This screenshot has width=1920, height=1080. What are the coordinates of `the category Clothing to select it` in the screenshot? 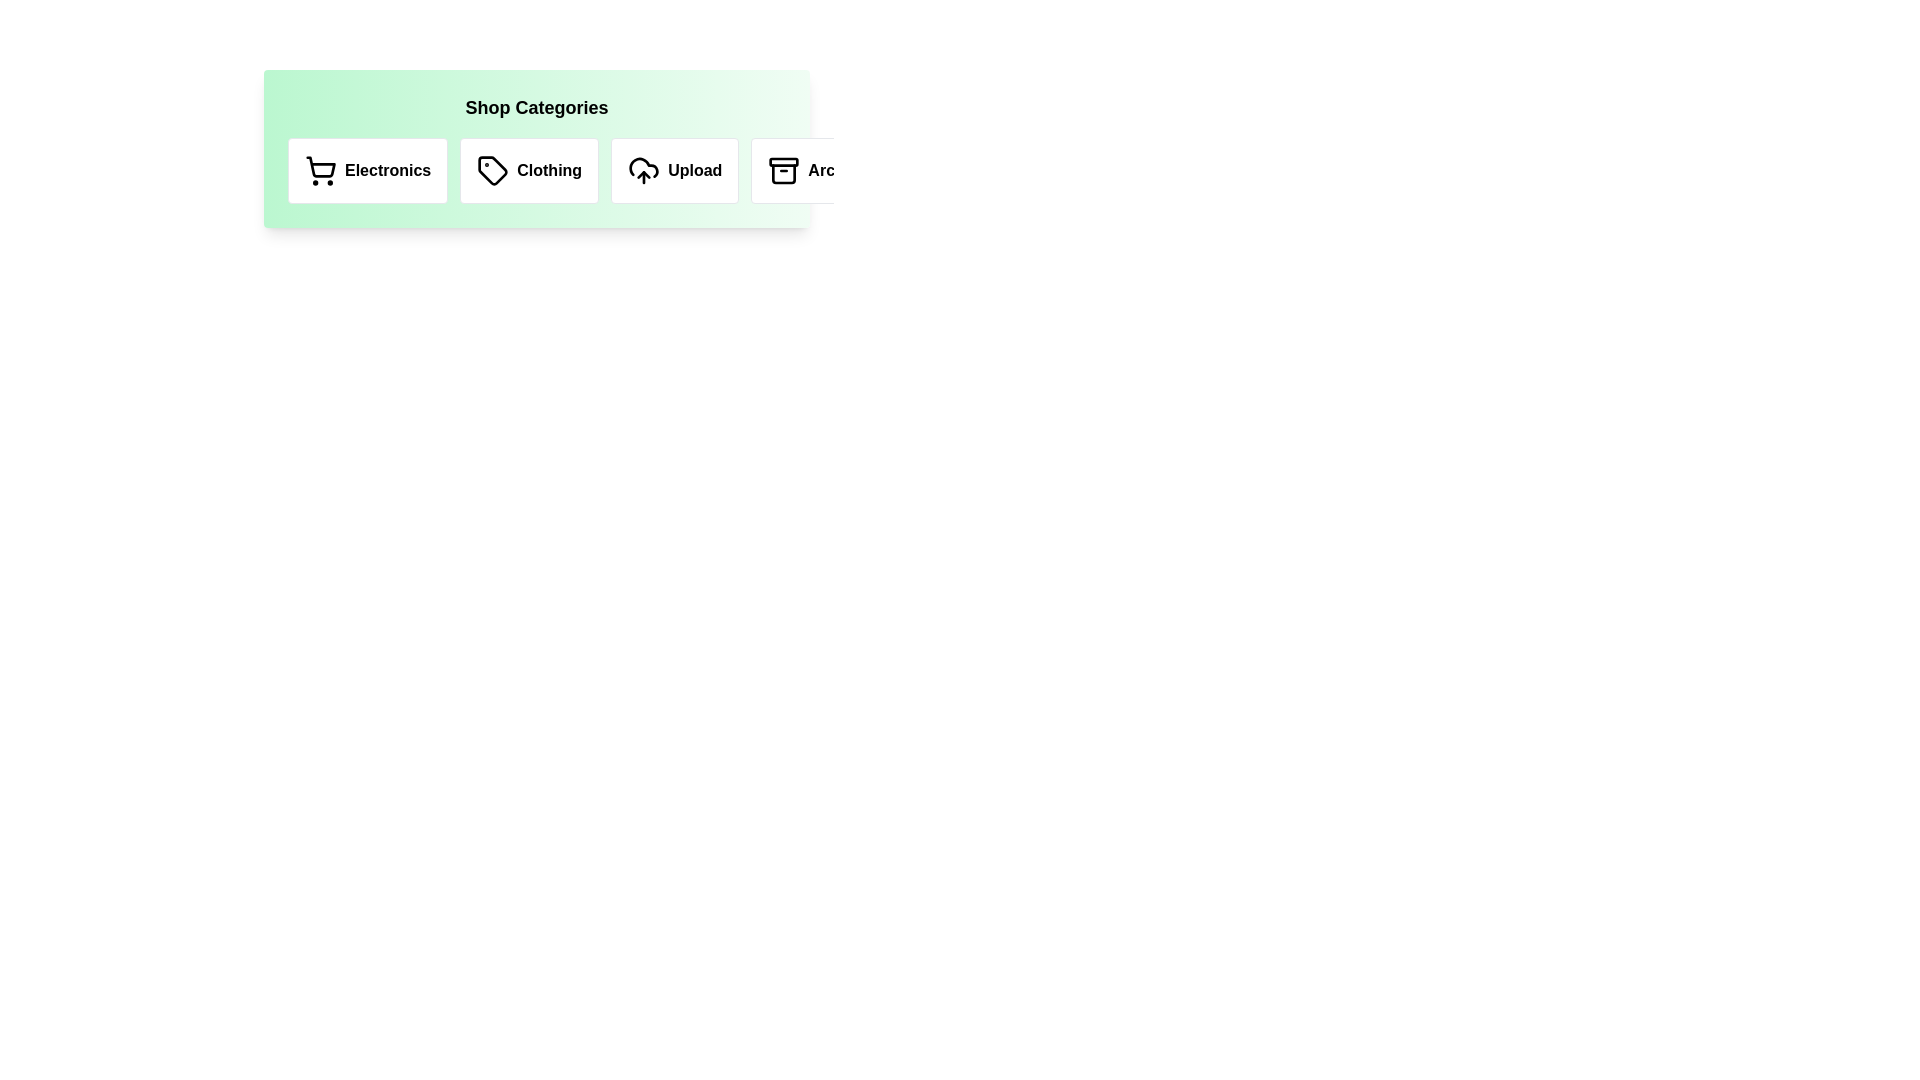 It's located at (528, 169).